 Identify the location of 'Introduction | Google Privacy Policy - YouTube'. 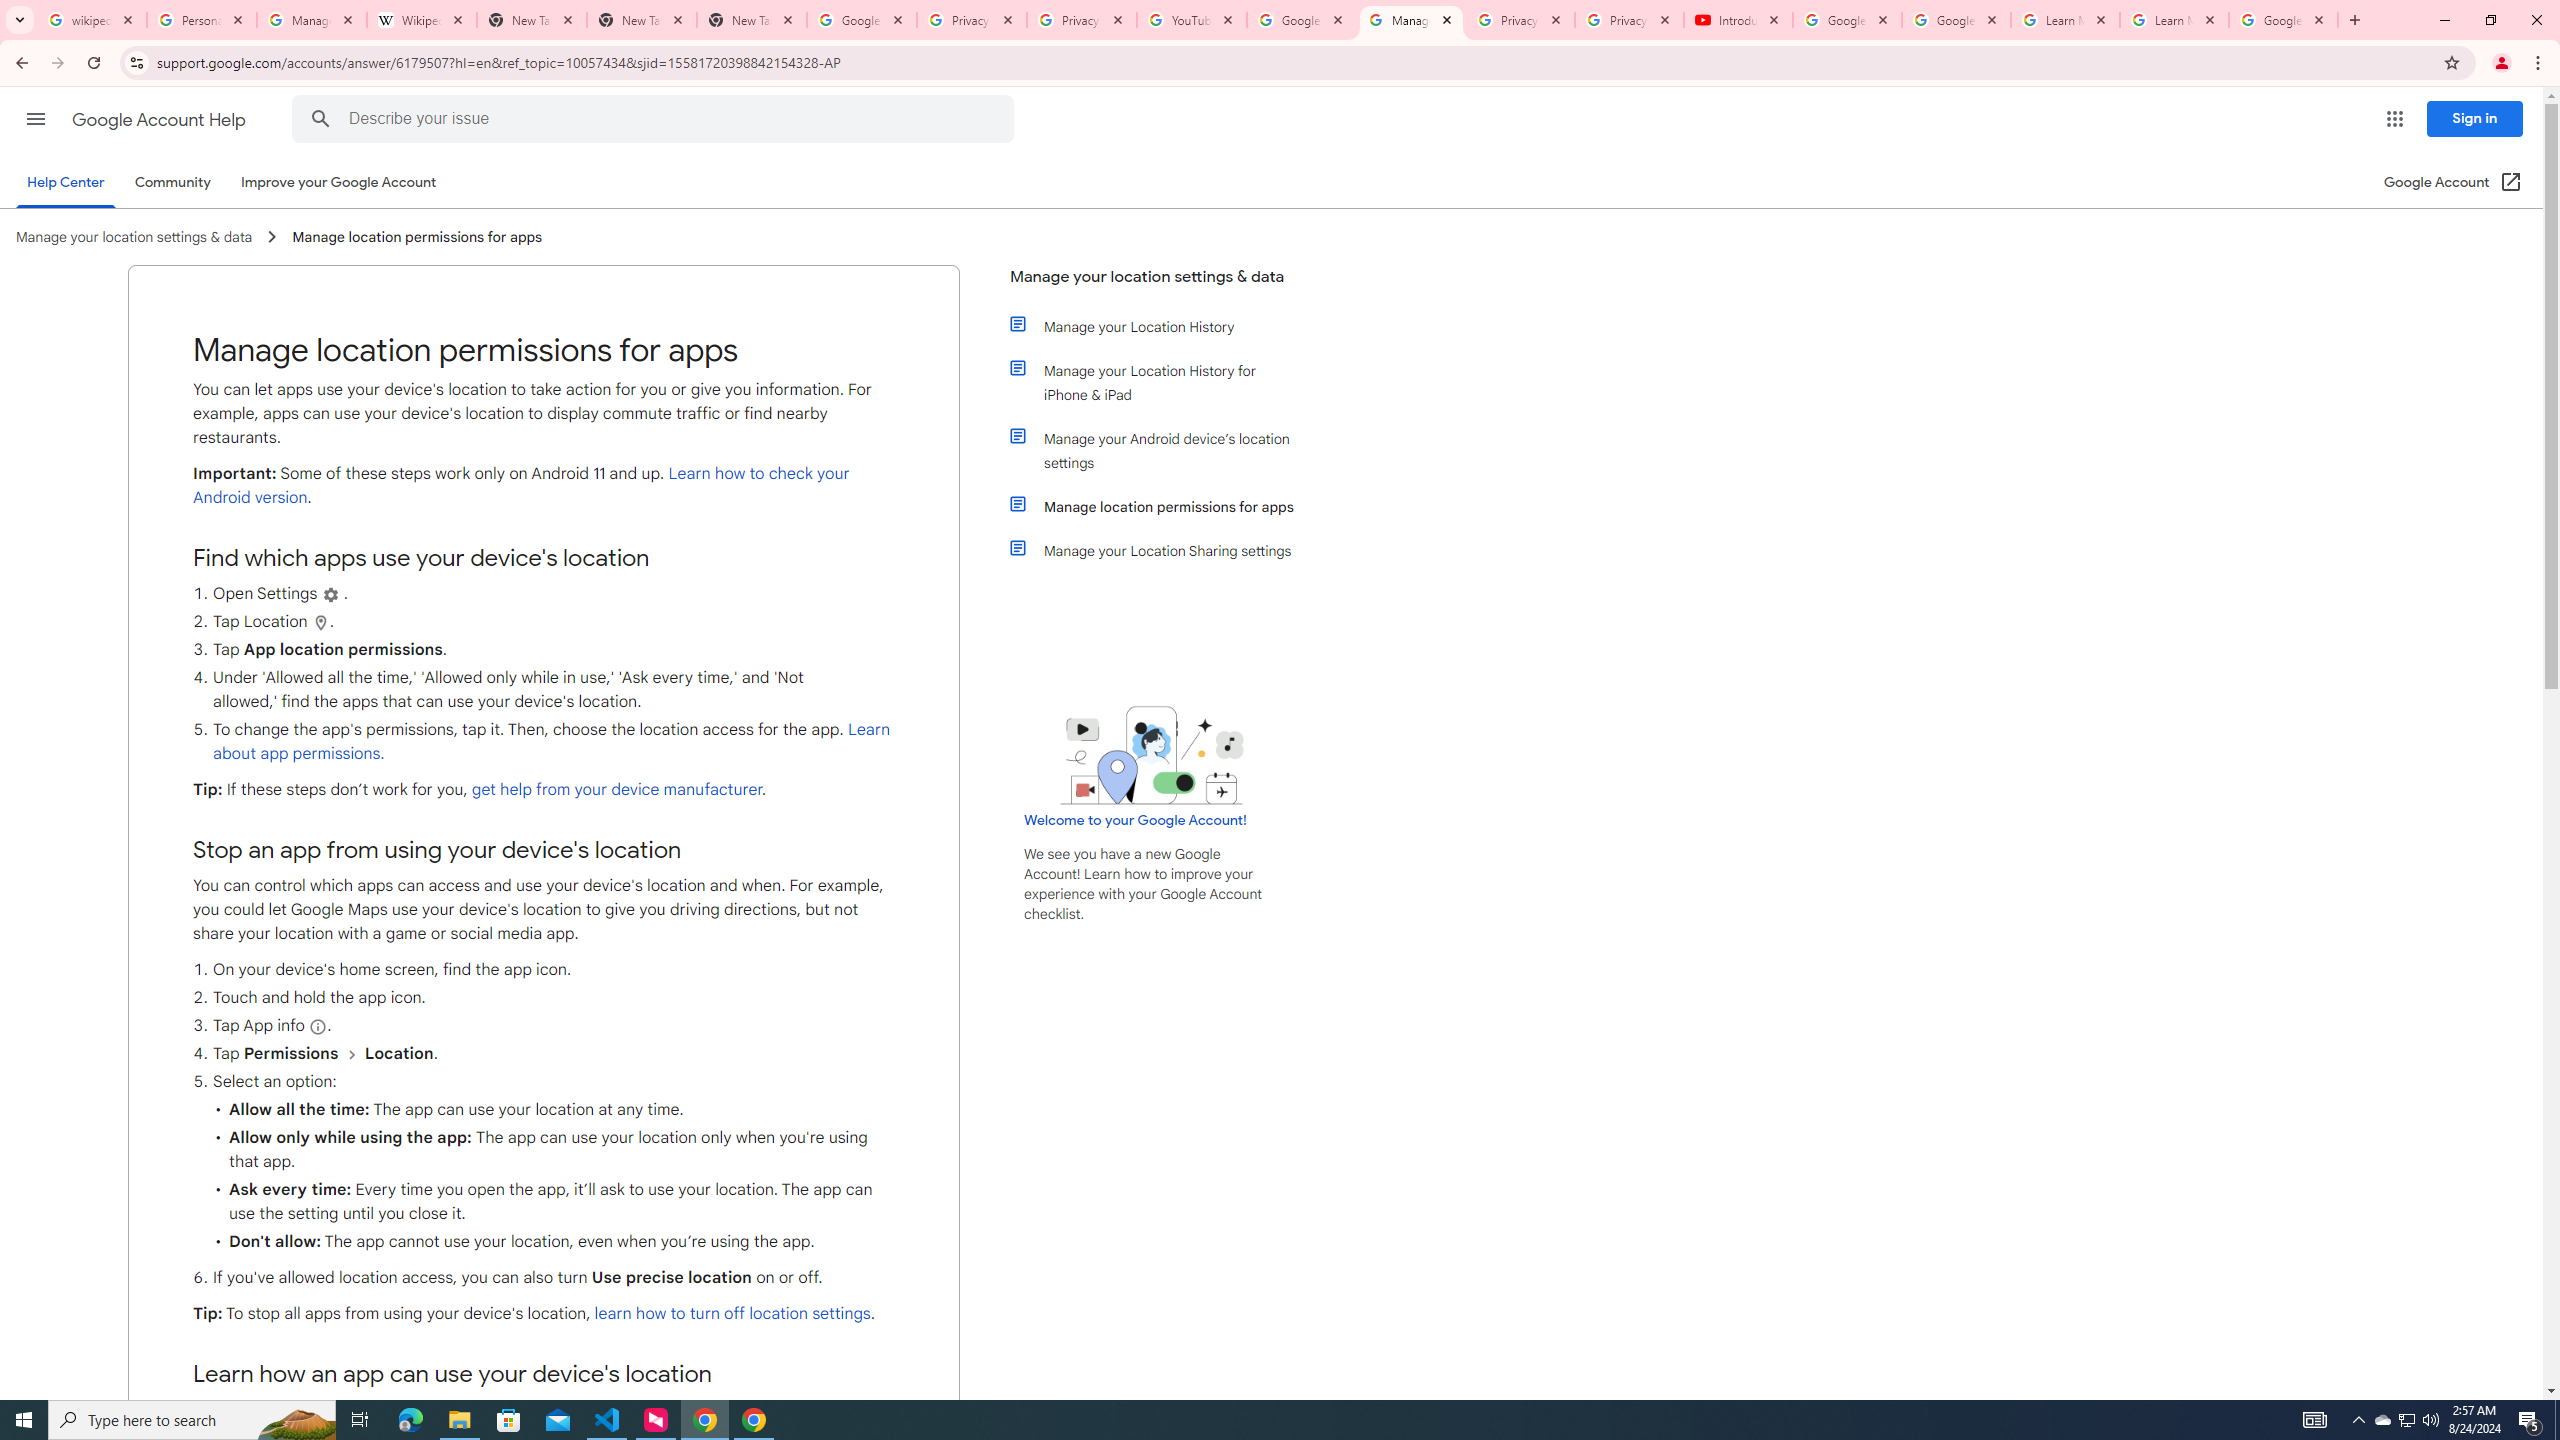
(1737, 19).